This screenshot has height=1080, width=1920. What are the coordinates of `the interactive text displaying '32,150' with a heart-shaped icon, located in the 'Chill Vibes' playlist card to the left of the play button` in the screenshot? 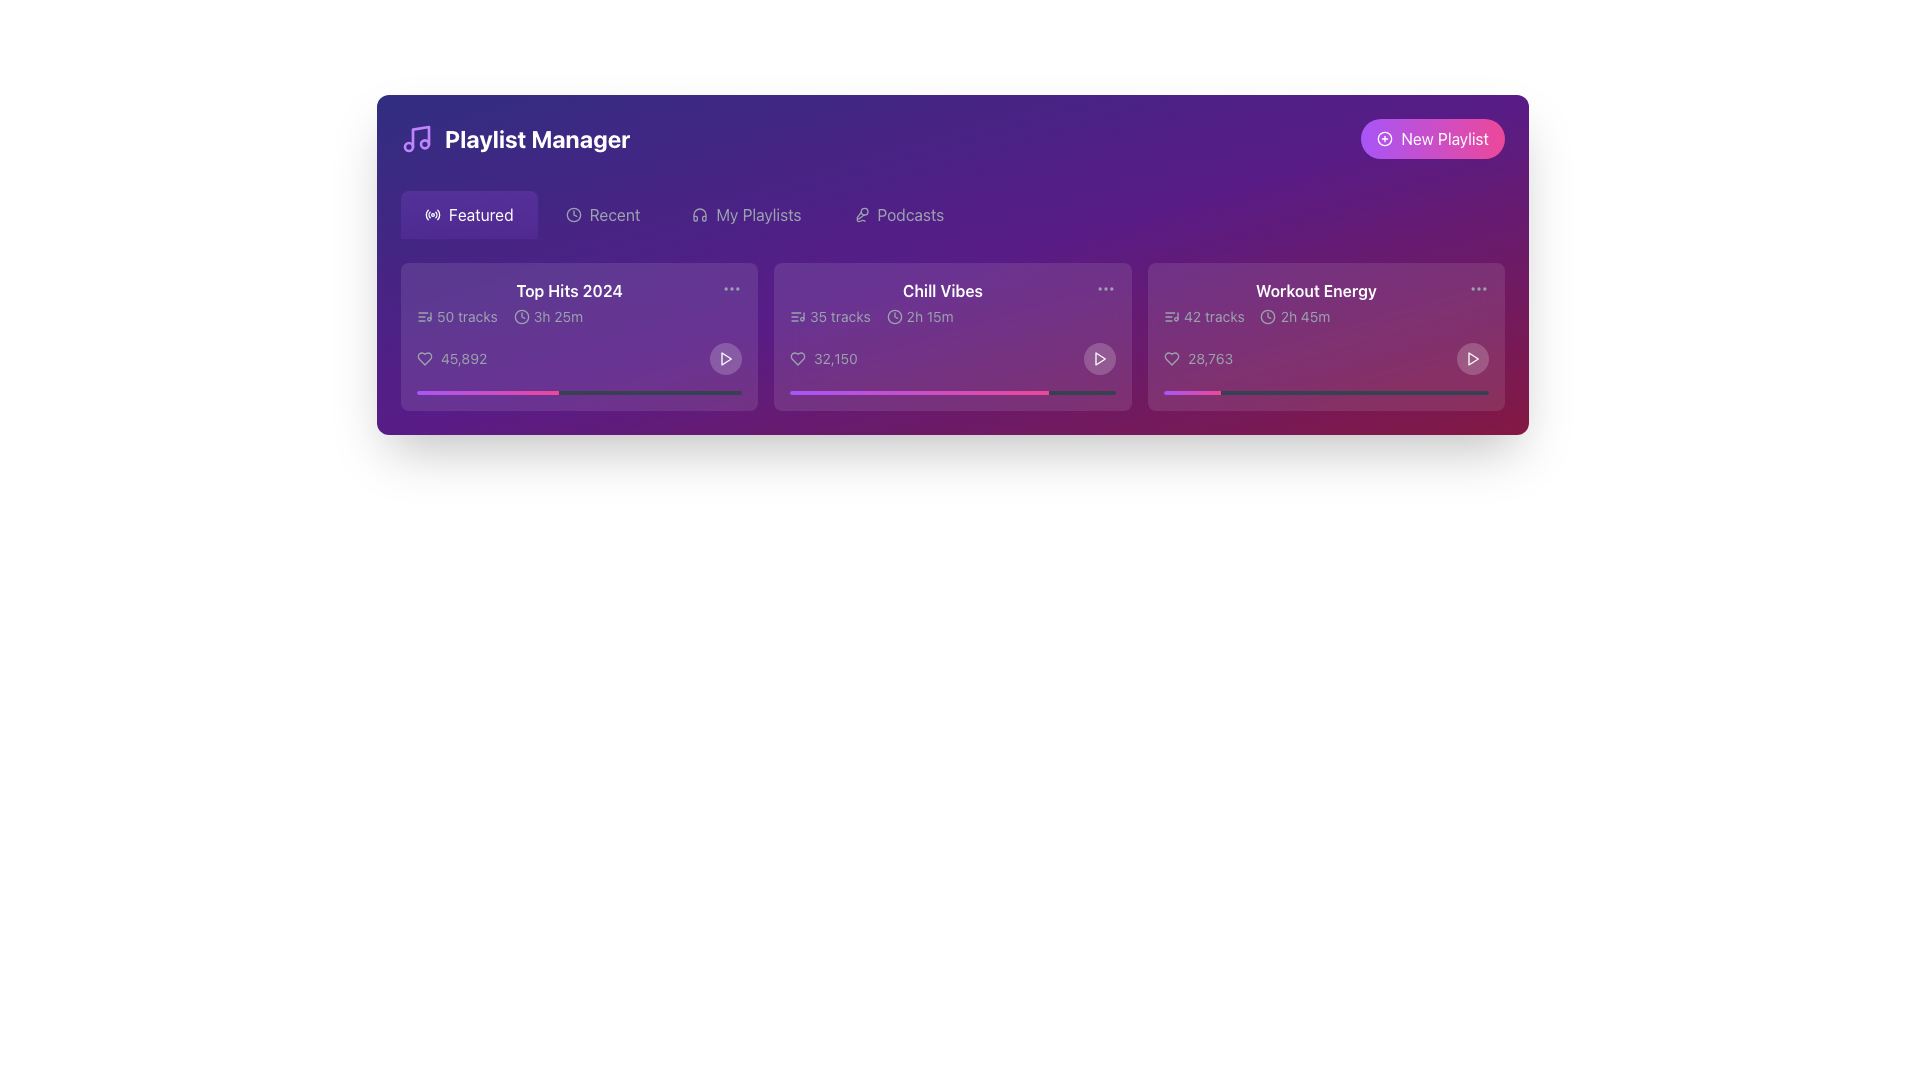 It's located at (824, 357).